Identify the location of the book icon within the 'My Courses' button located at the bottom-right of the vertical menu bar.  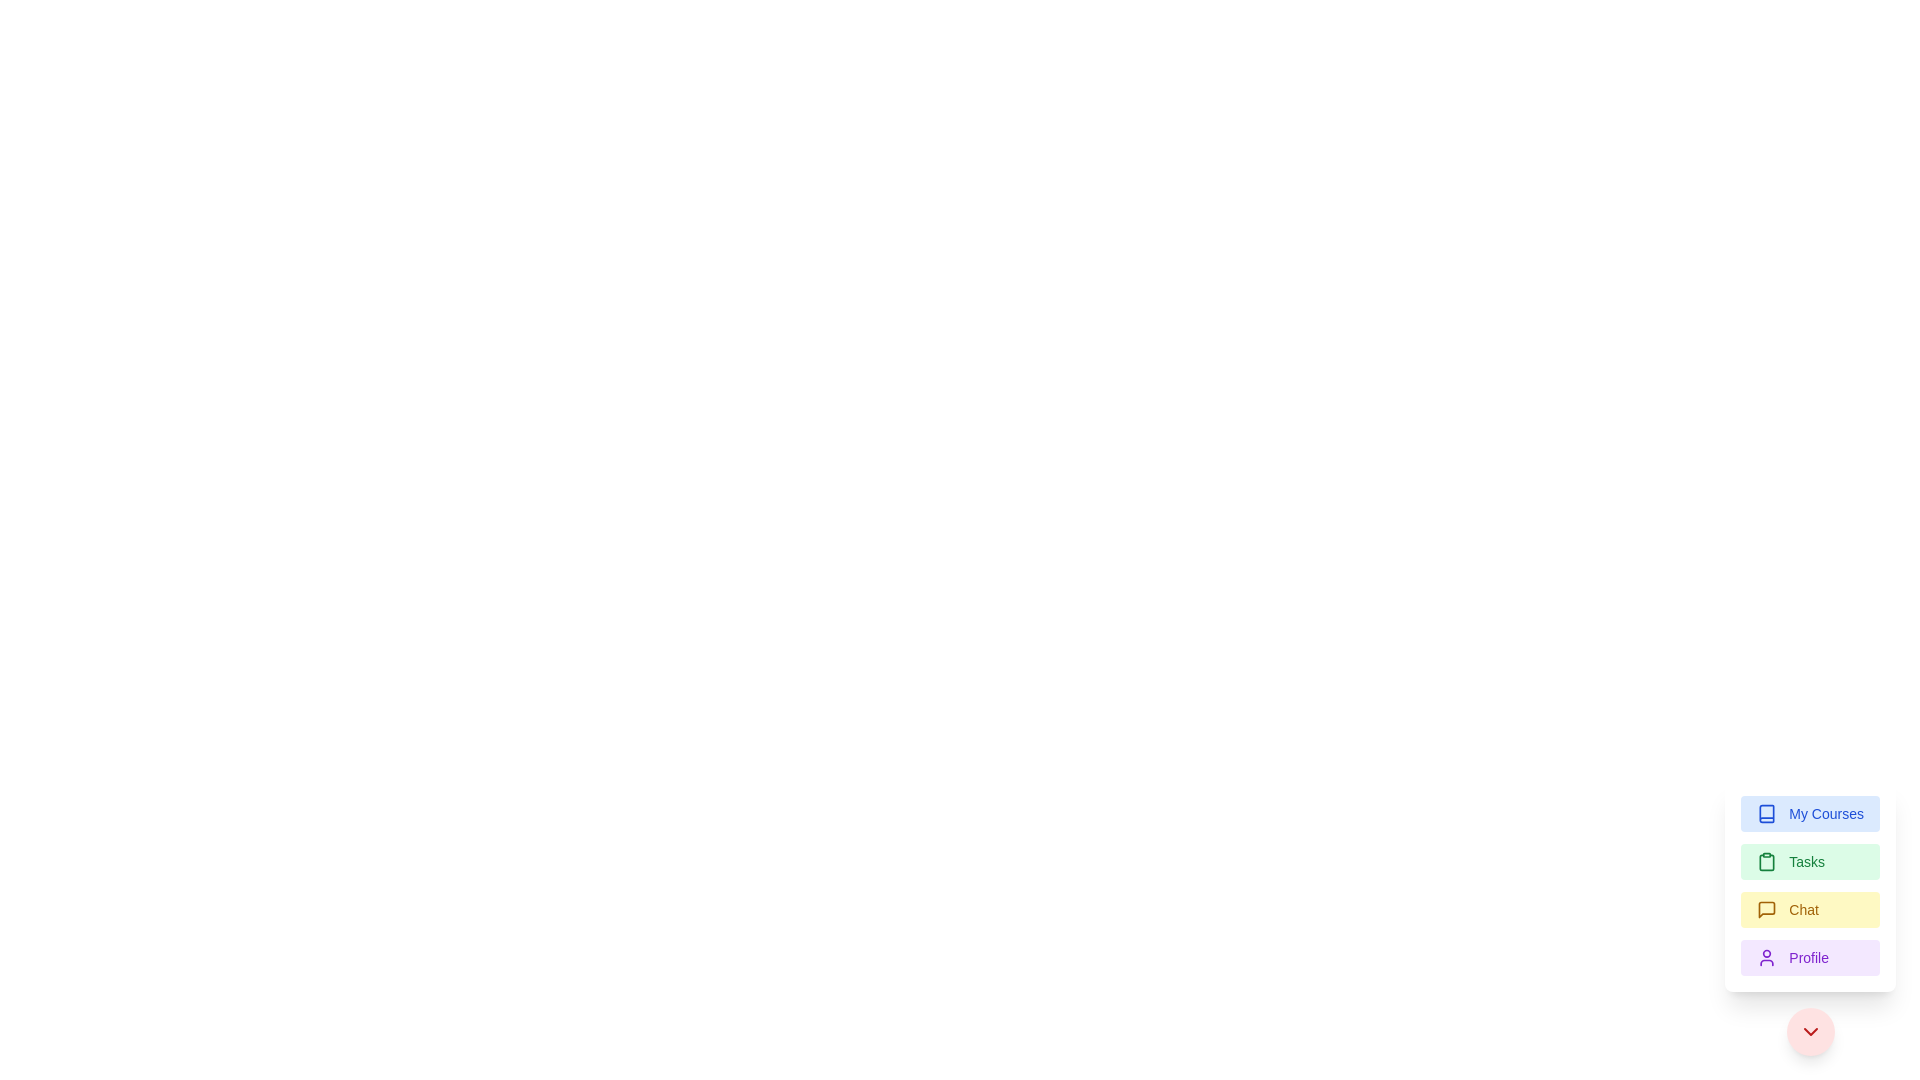
(1767, 813).